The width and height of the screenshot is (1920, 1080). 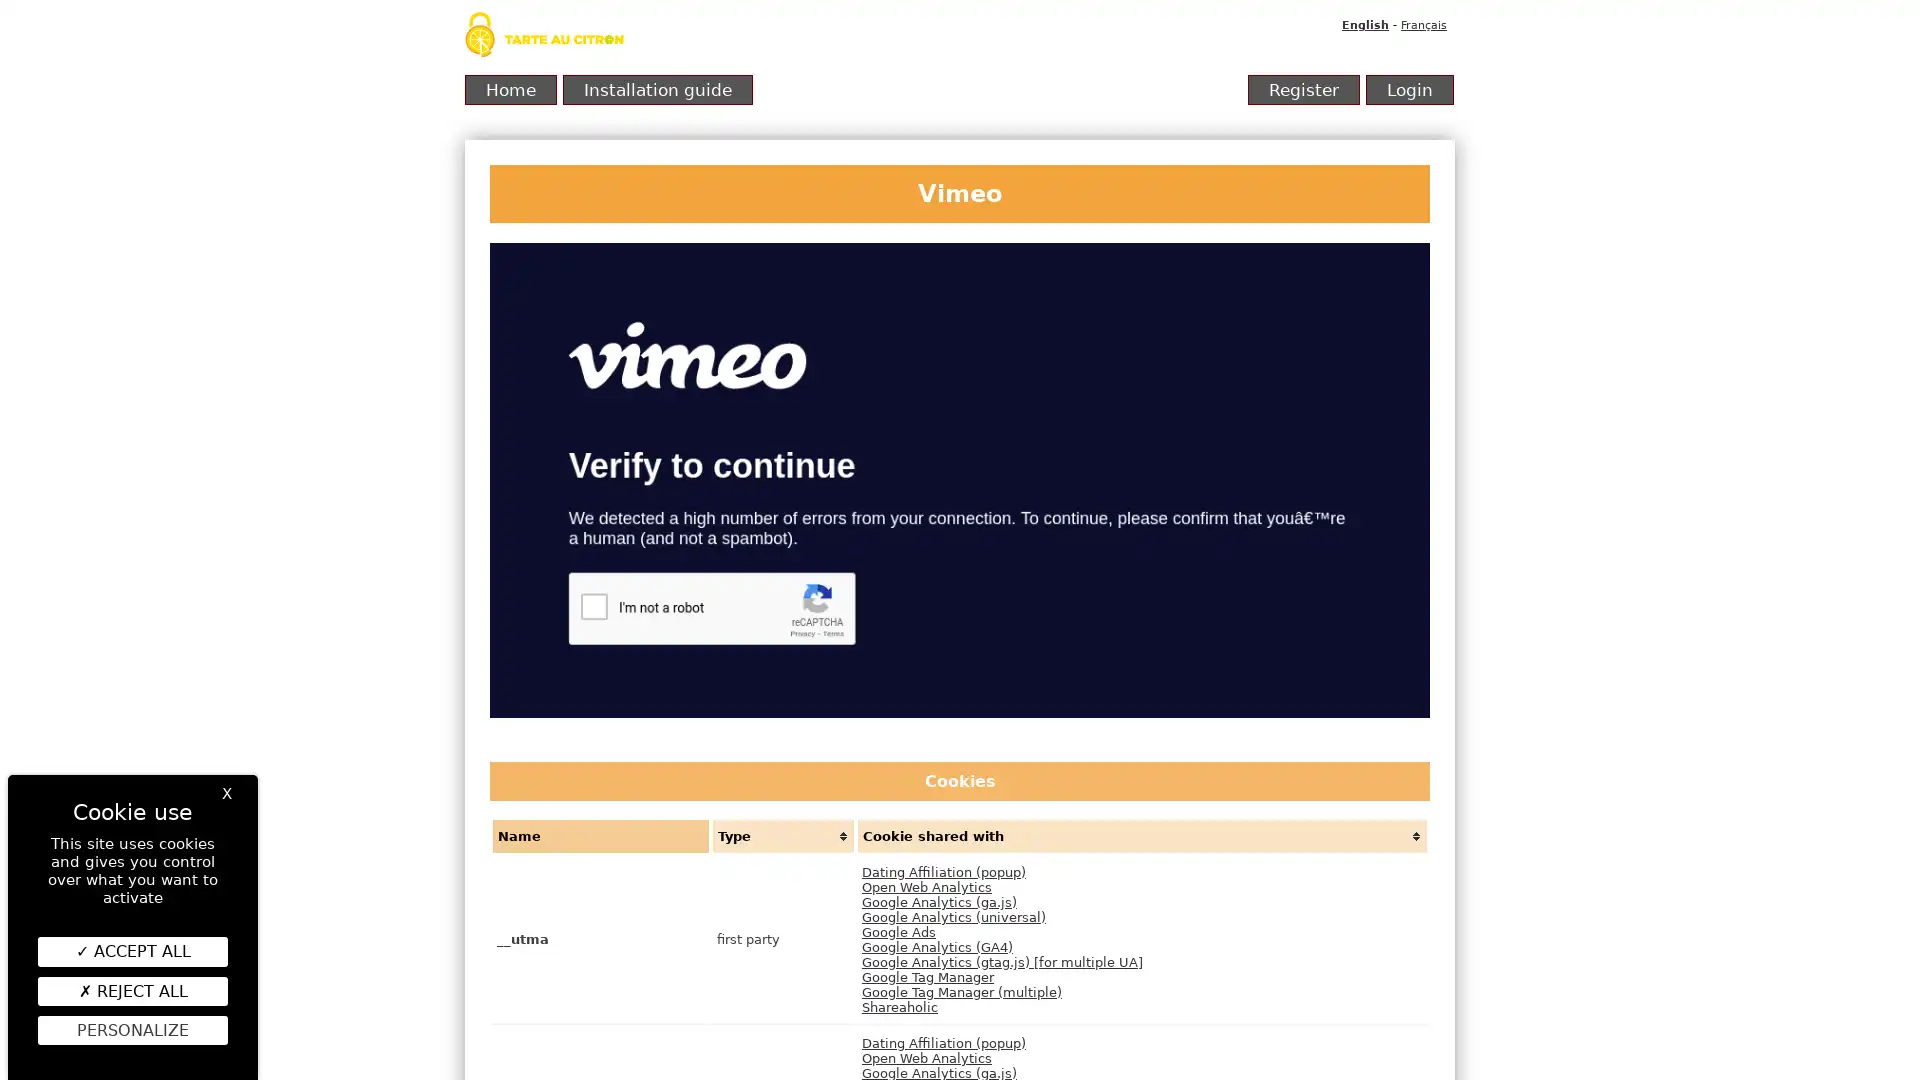 What do you see at coordinates (132, 990) in the screenshot?
I see `REJECT ALL` at bounding box center [132, 990].